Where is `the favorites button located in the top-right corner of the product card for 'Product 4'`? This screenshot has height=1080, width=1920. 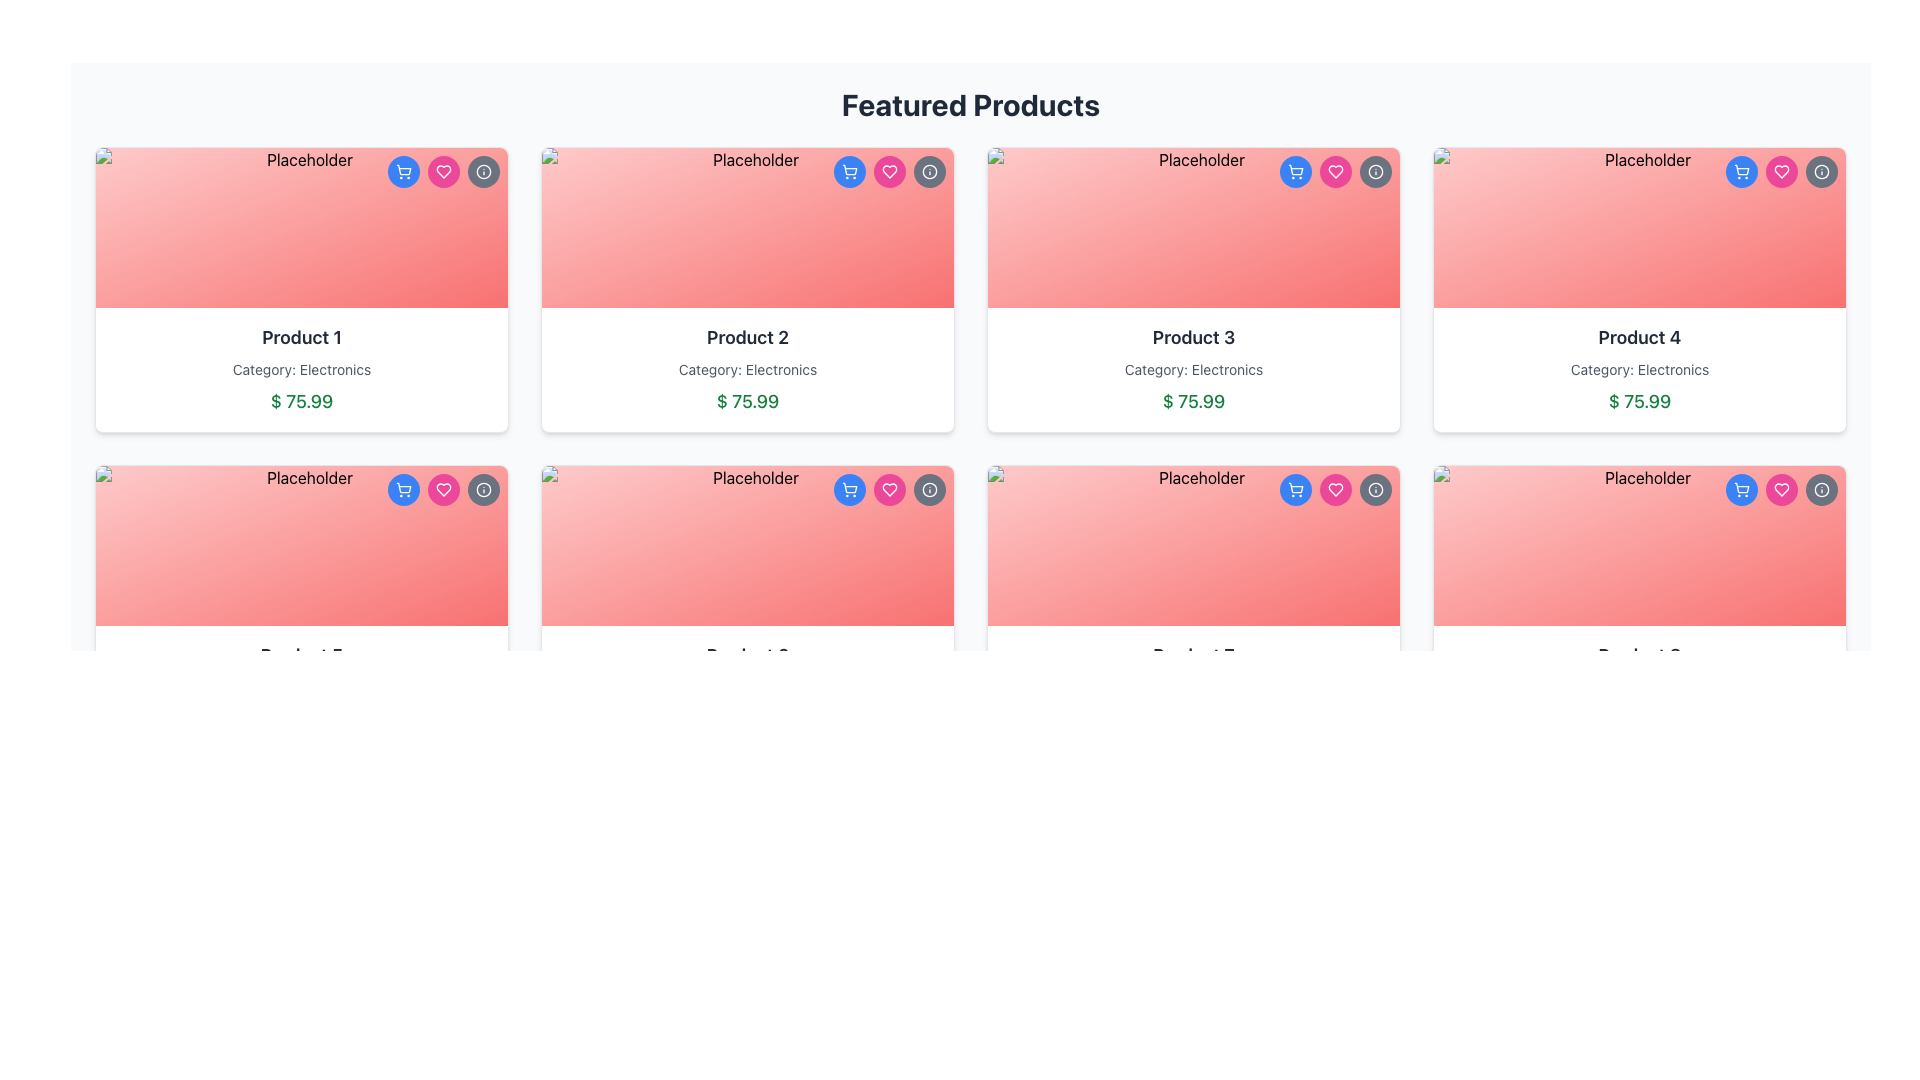
the favorites button located in the top-right corner of the product card for 'Product 4' is located at coordinates (1781, 171).